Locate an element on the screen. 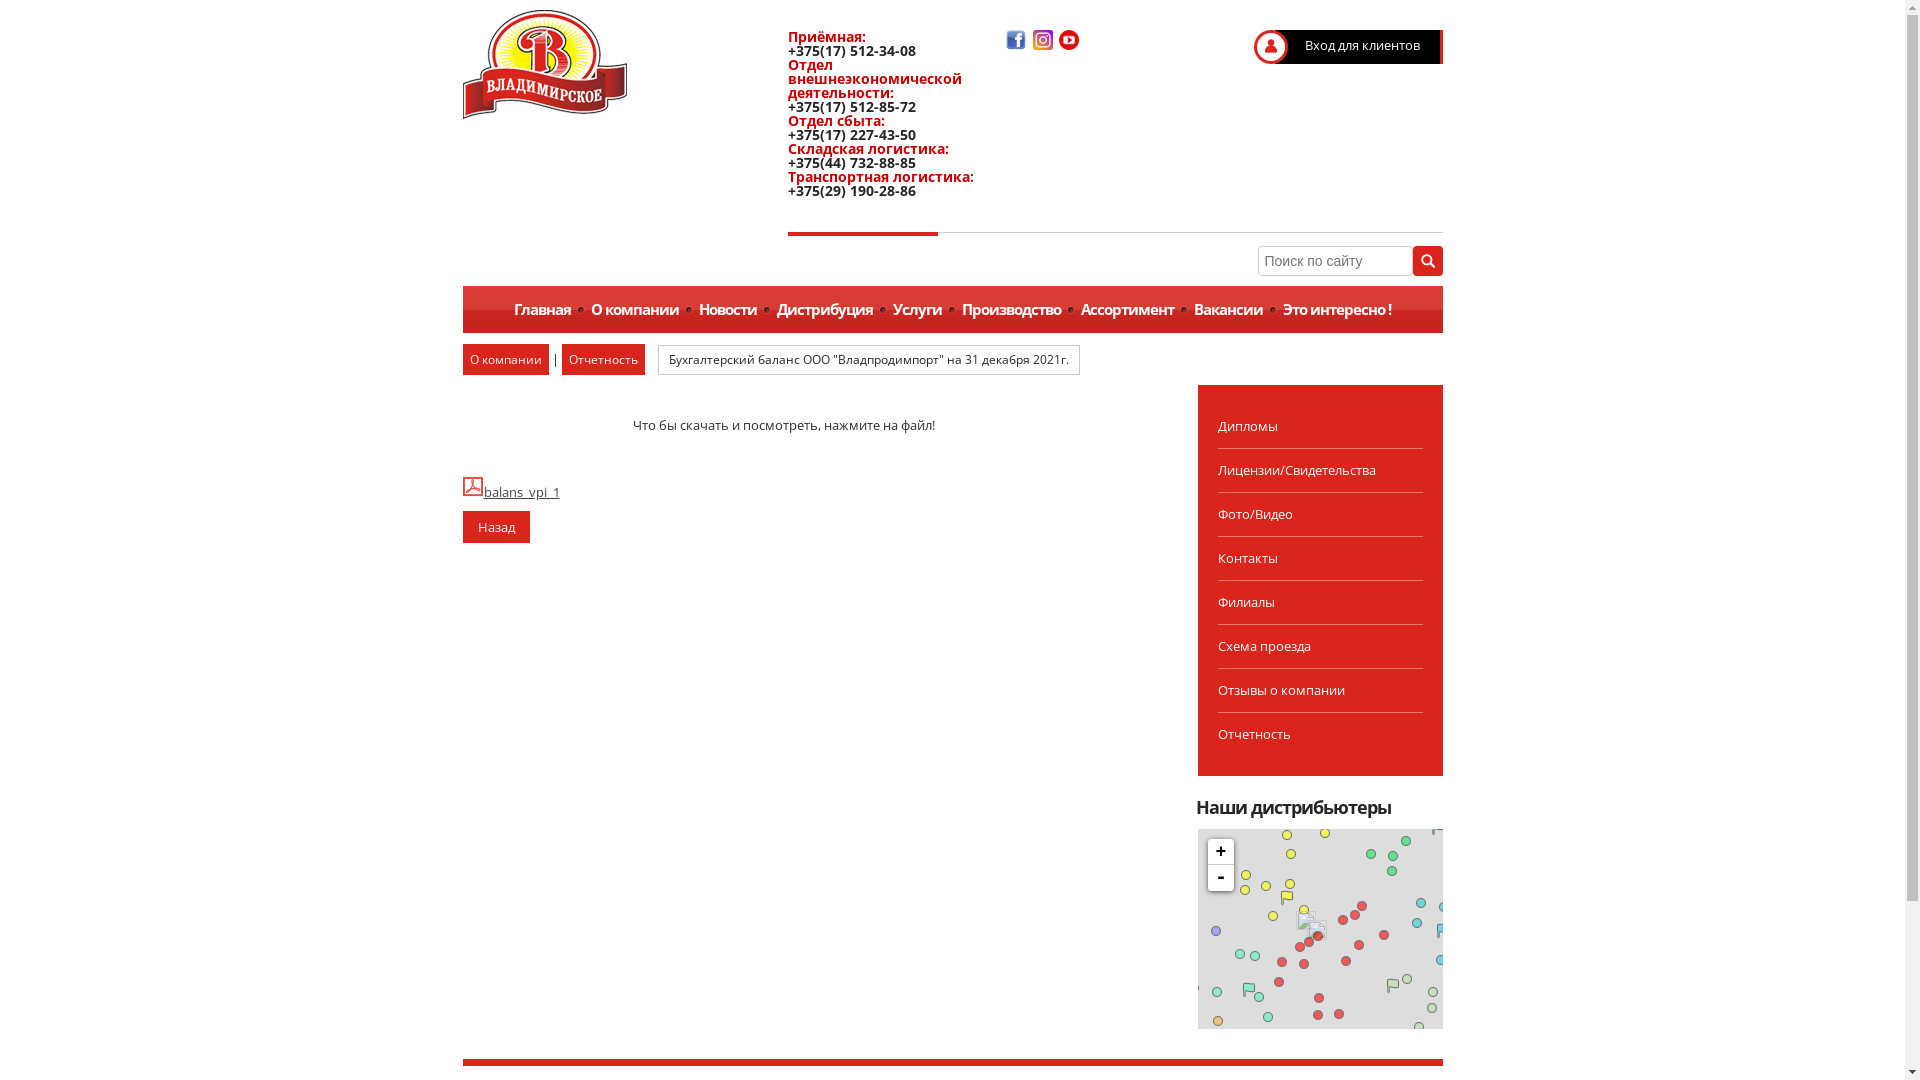  '+' is located at coordinates (1219, 852).